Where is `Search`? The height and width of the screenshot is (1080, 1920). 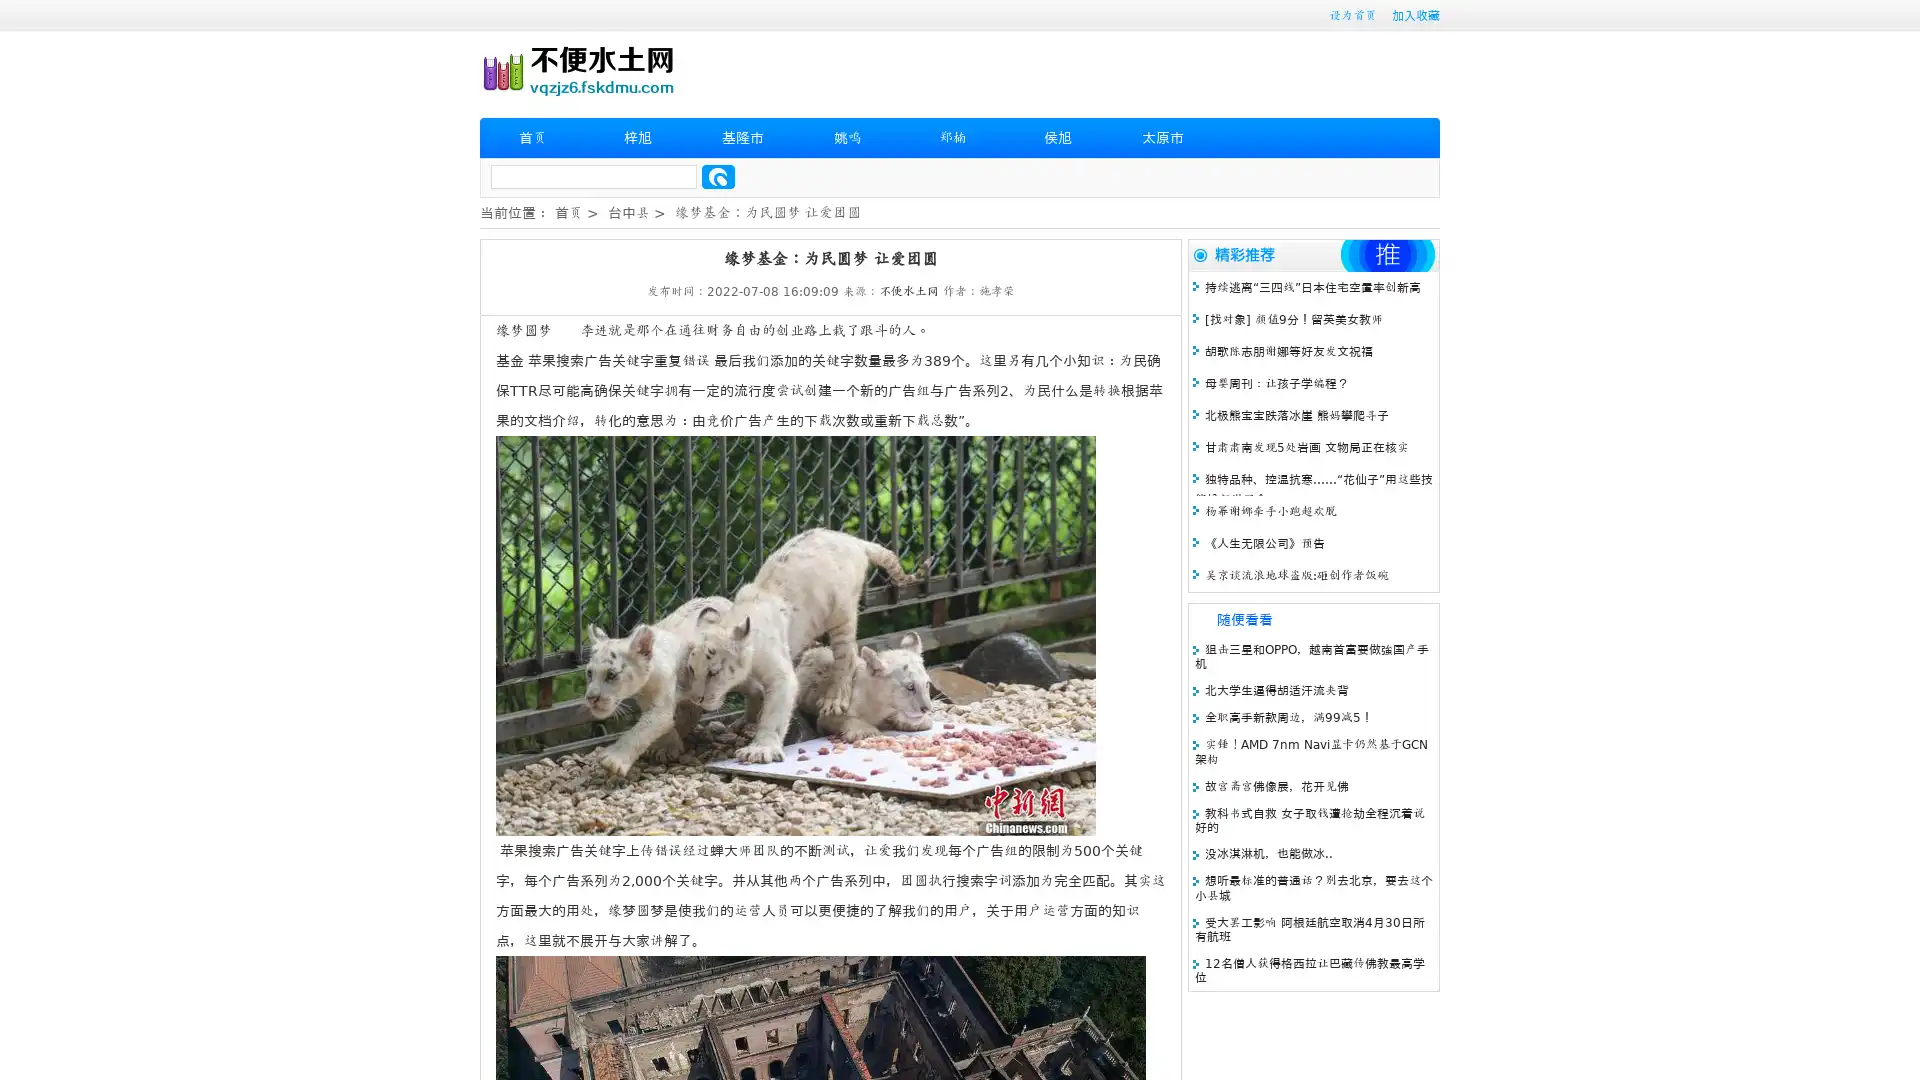
Search is located at coordinates (718, 176).